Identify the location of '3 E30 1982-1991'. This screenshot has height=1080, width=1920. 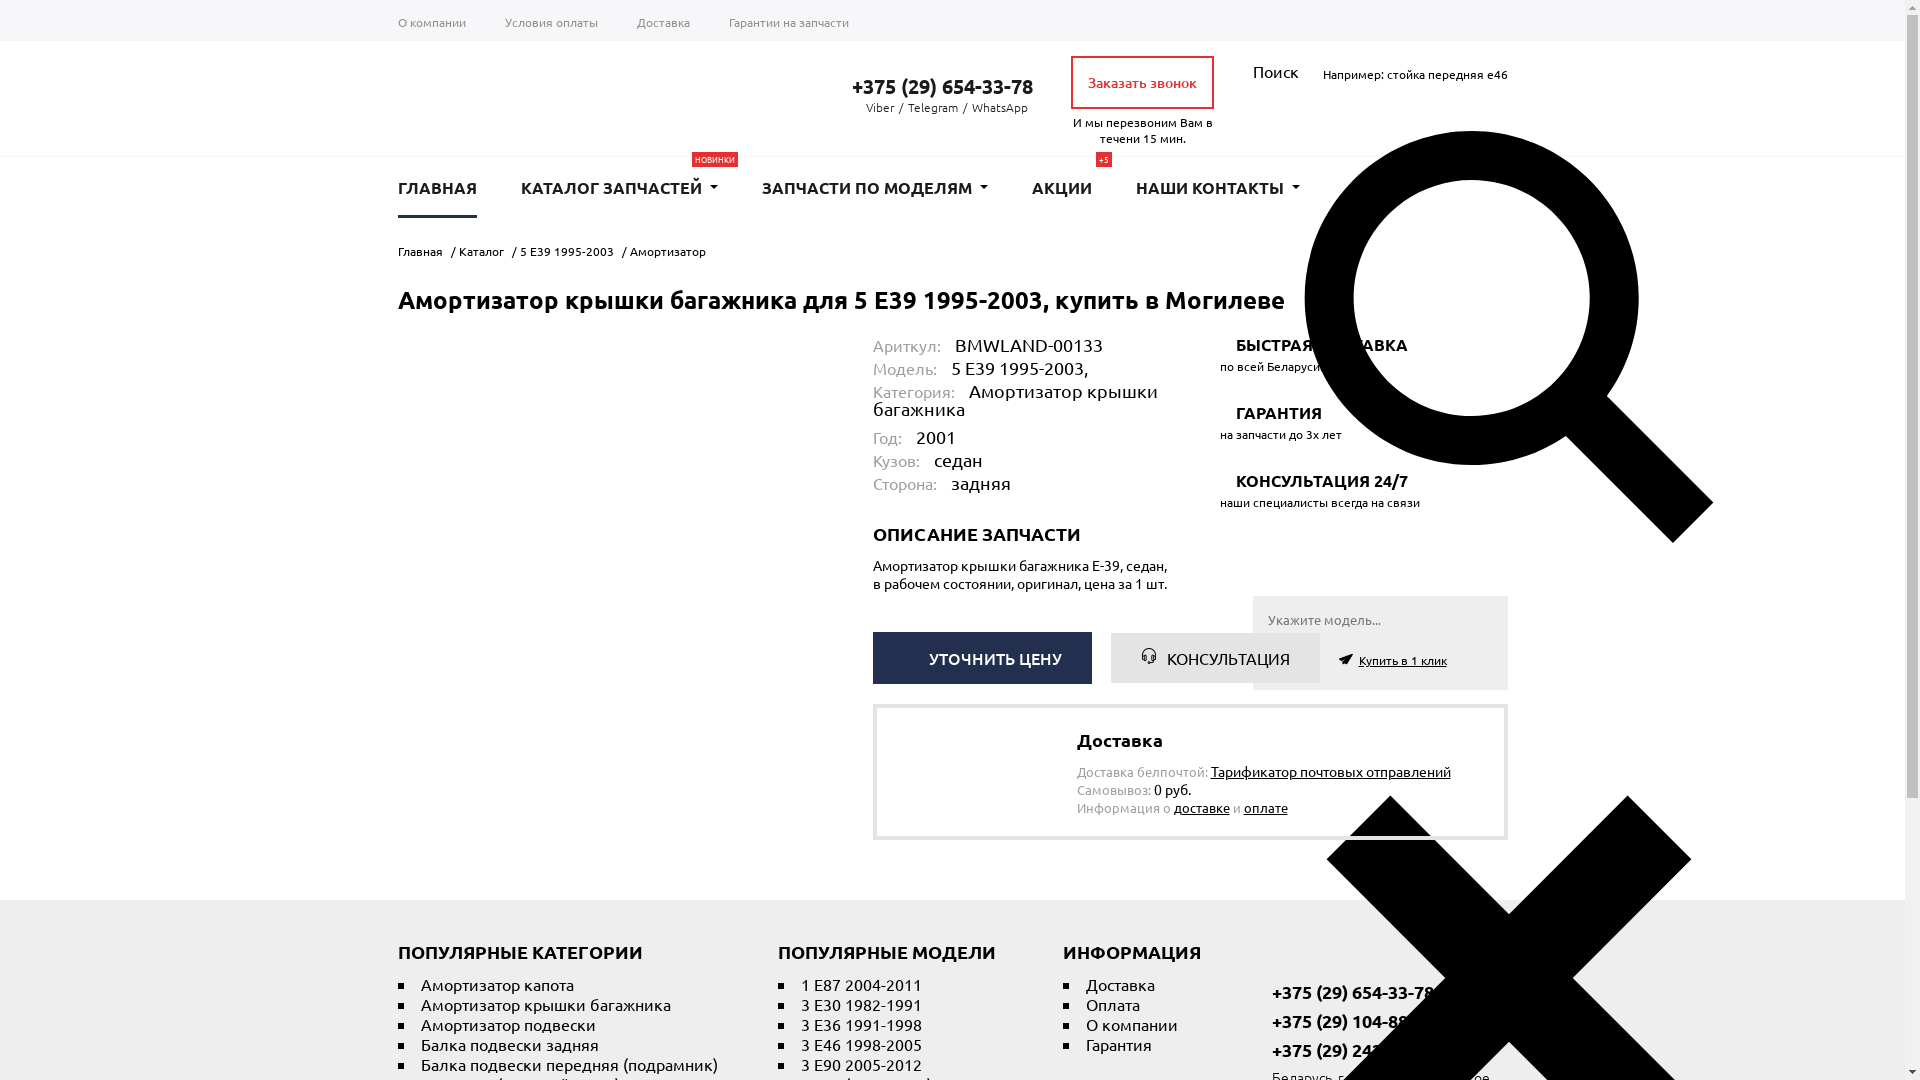
(860, 1003).